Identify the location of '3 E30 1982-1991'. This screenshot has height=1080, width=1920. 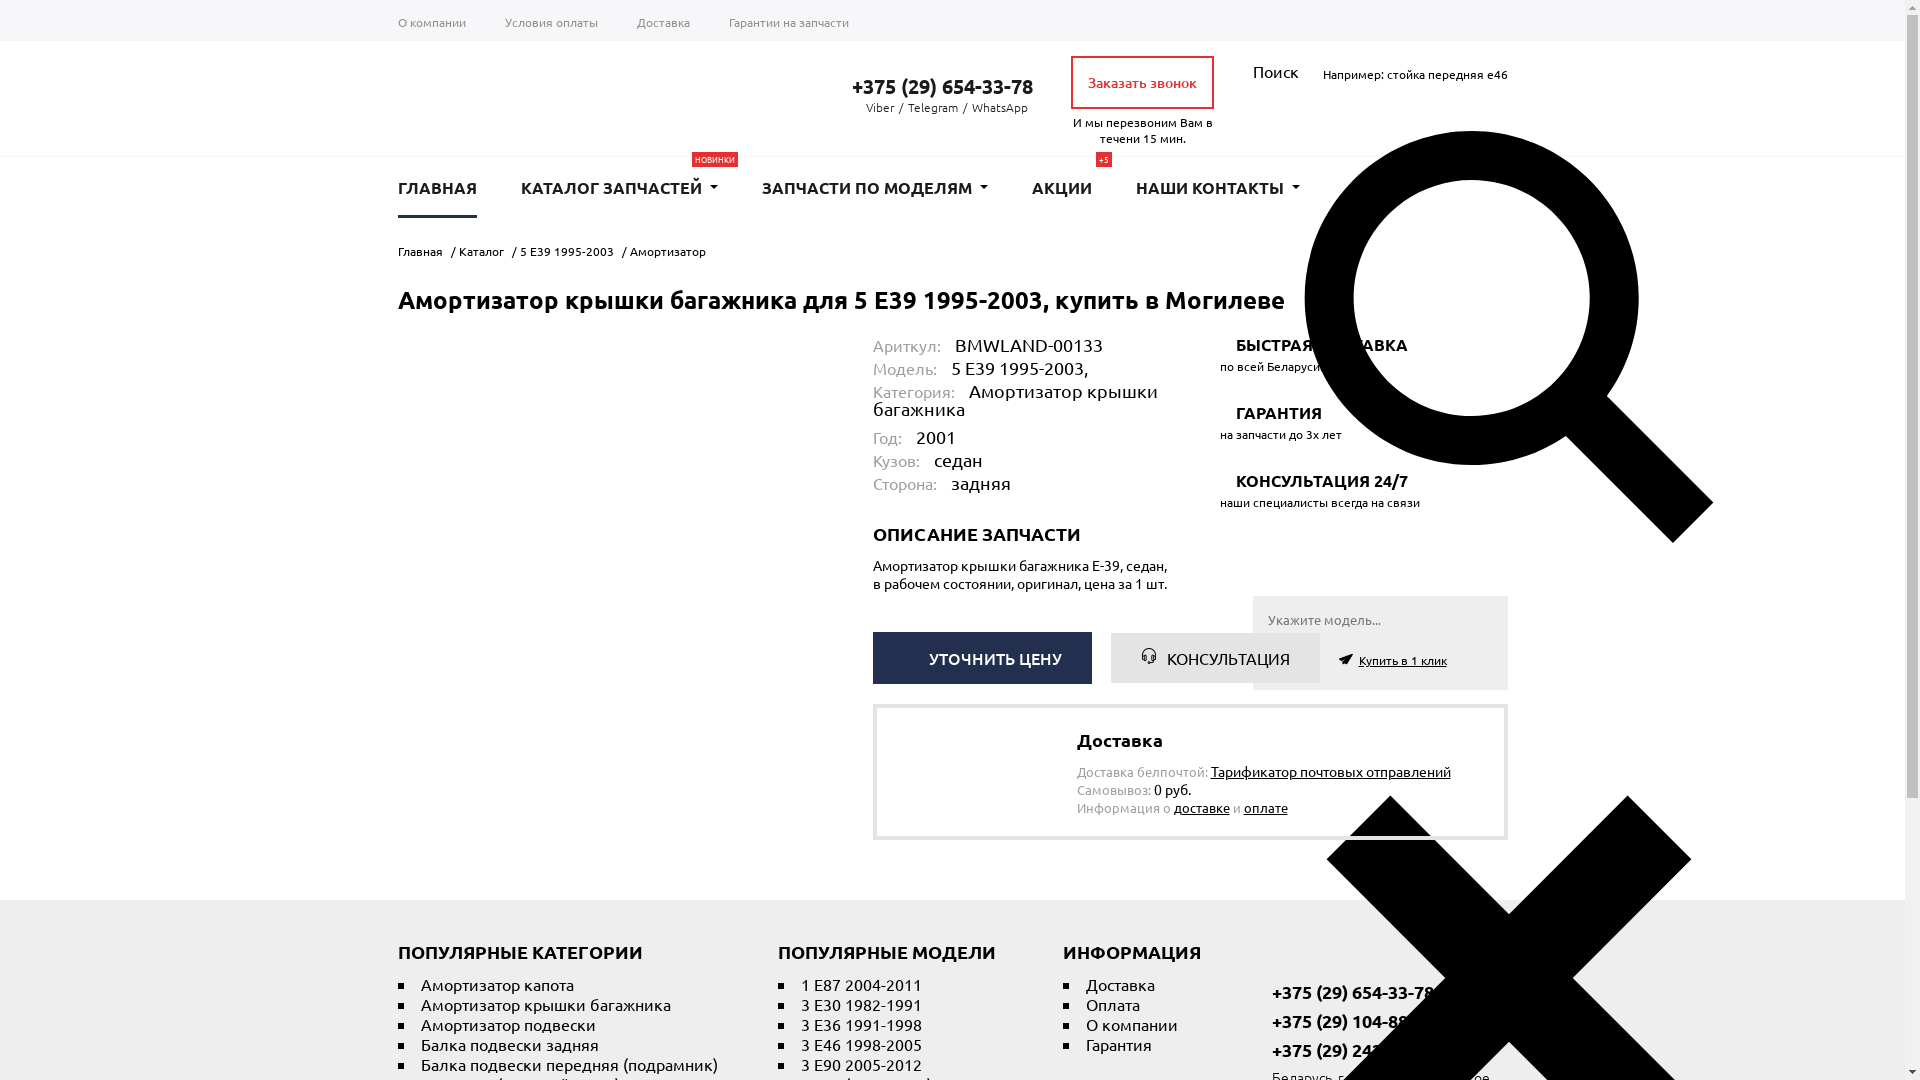
(860, 1003).